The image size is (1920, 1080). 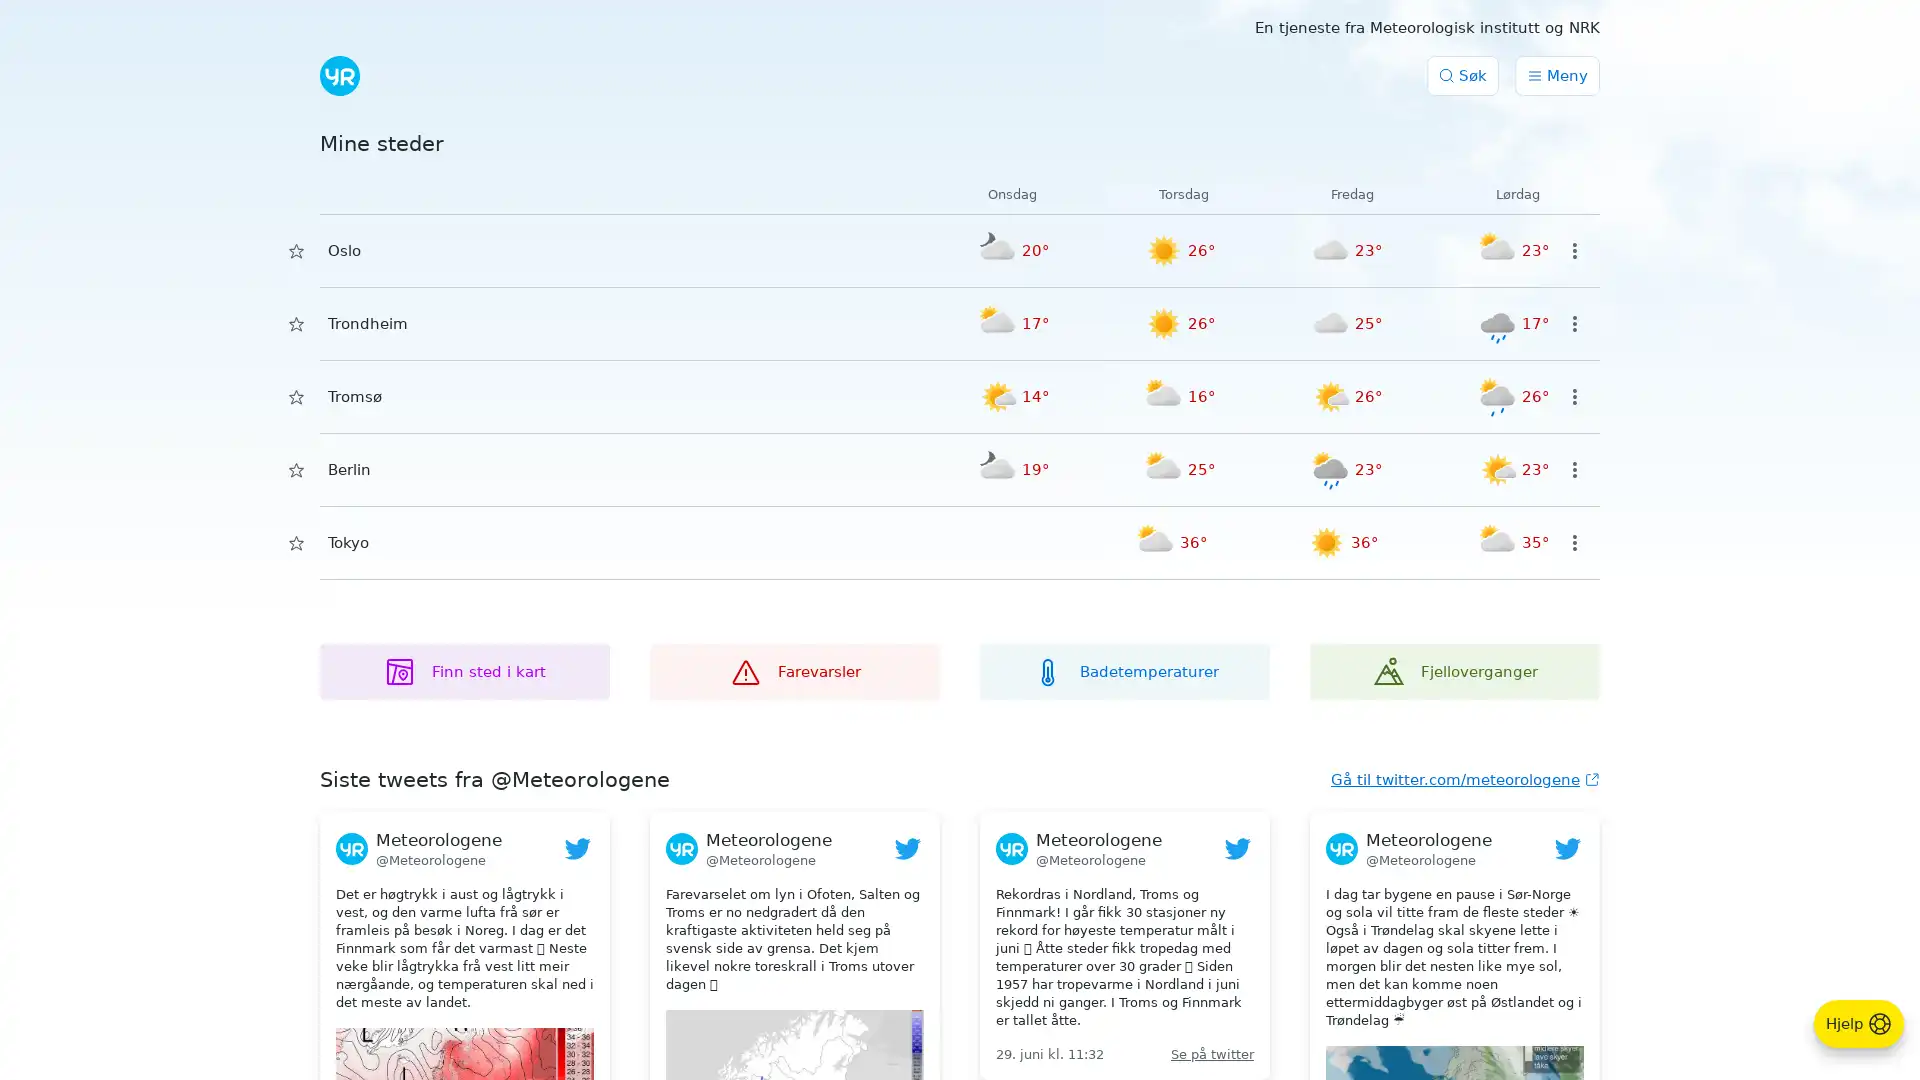 What do you see at coordinates (369, 76) in the screenshot?
I see `Submit` at bounding box center [369, 76].